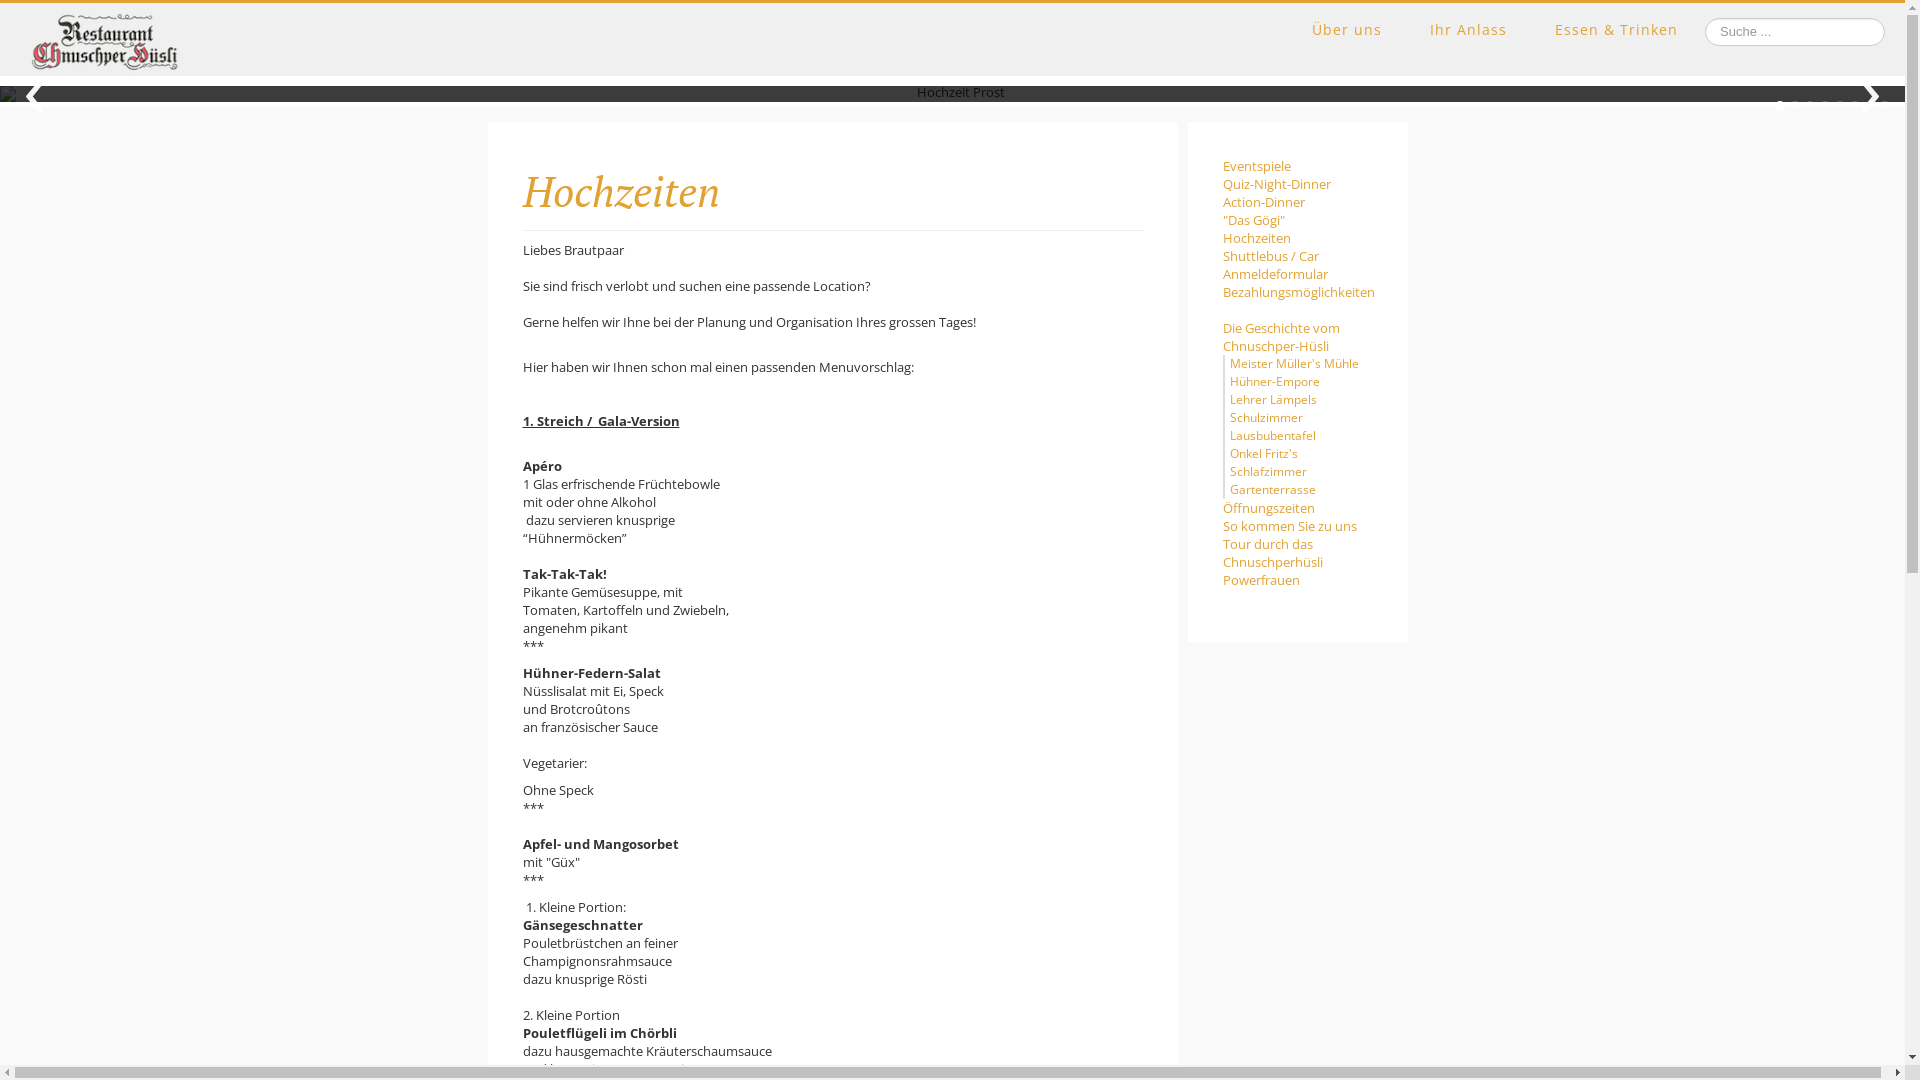  What do you see at coordinates (1267, 462) in the screenshot?
I see `'Onkel Fritz's Schlafzimmer'` at bounding box center [1267, 462].